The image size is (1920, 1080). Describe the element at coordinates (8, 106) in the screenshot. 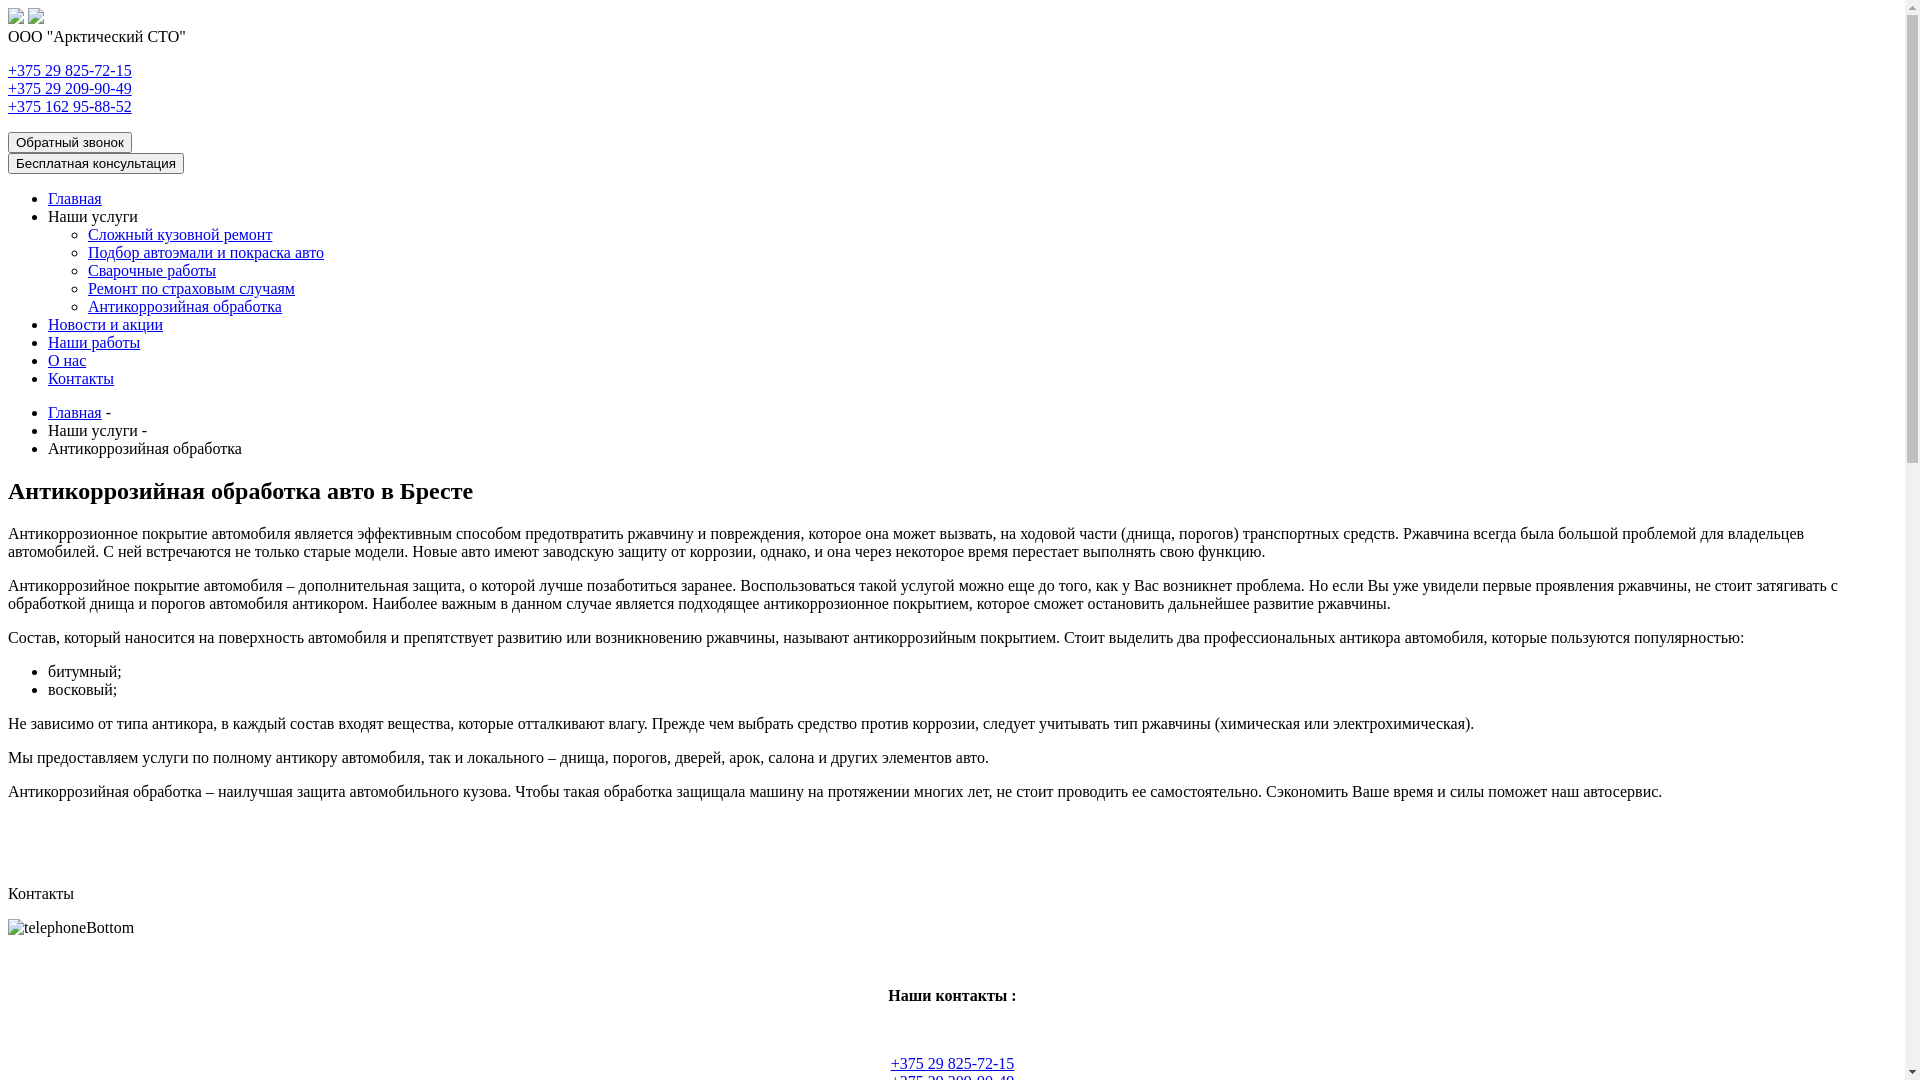

I see `'+375 162 95-88-52'` at that location.